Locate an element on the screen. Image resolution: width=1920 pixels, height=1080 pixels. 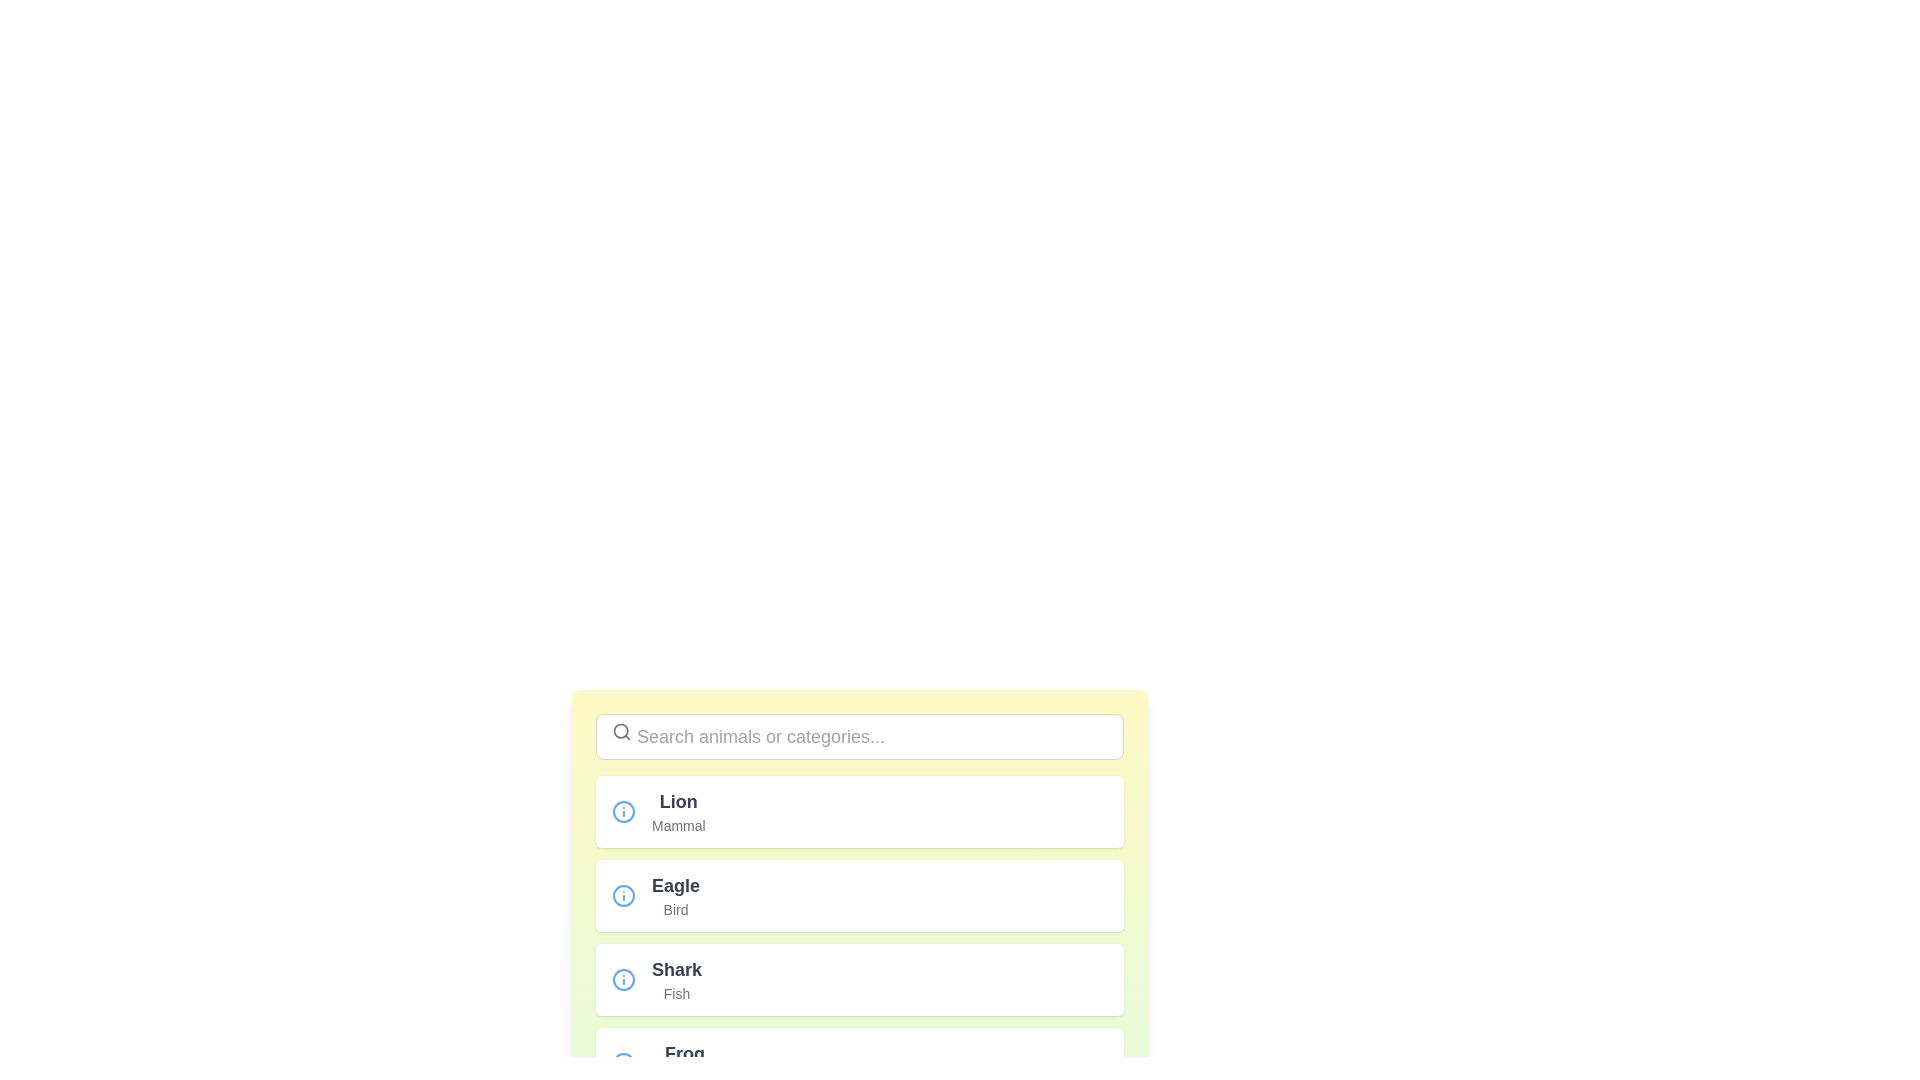
text information of the entry titled 'Eagle' in the animal list, located below 'Lion' and above 'Shark' is located at coordinates (676, 894).